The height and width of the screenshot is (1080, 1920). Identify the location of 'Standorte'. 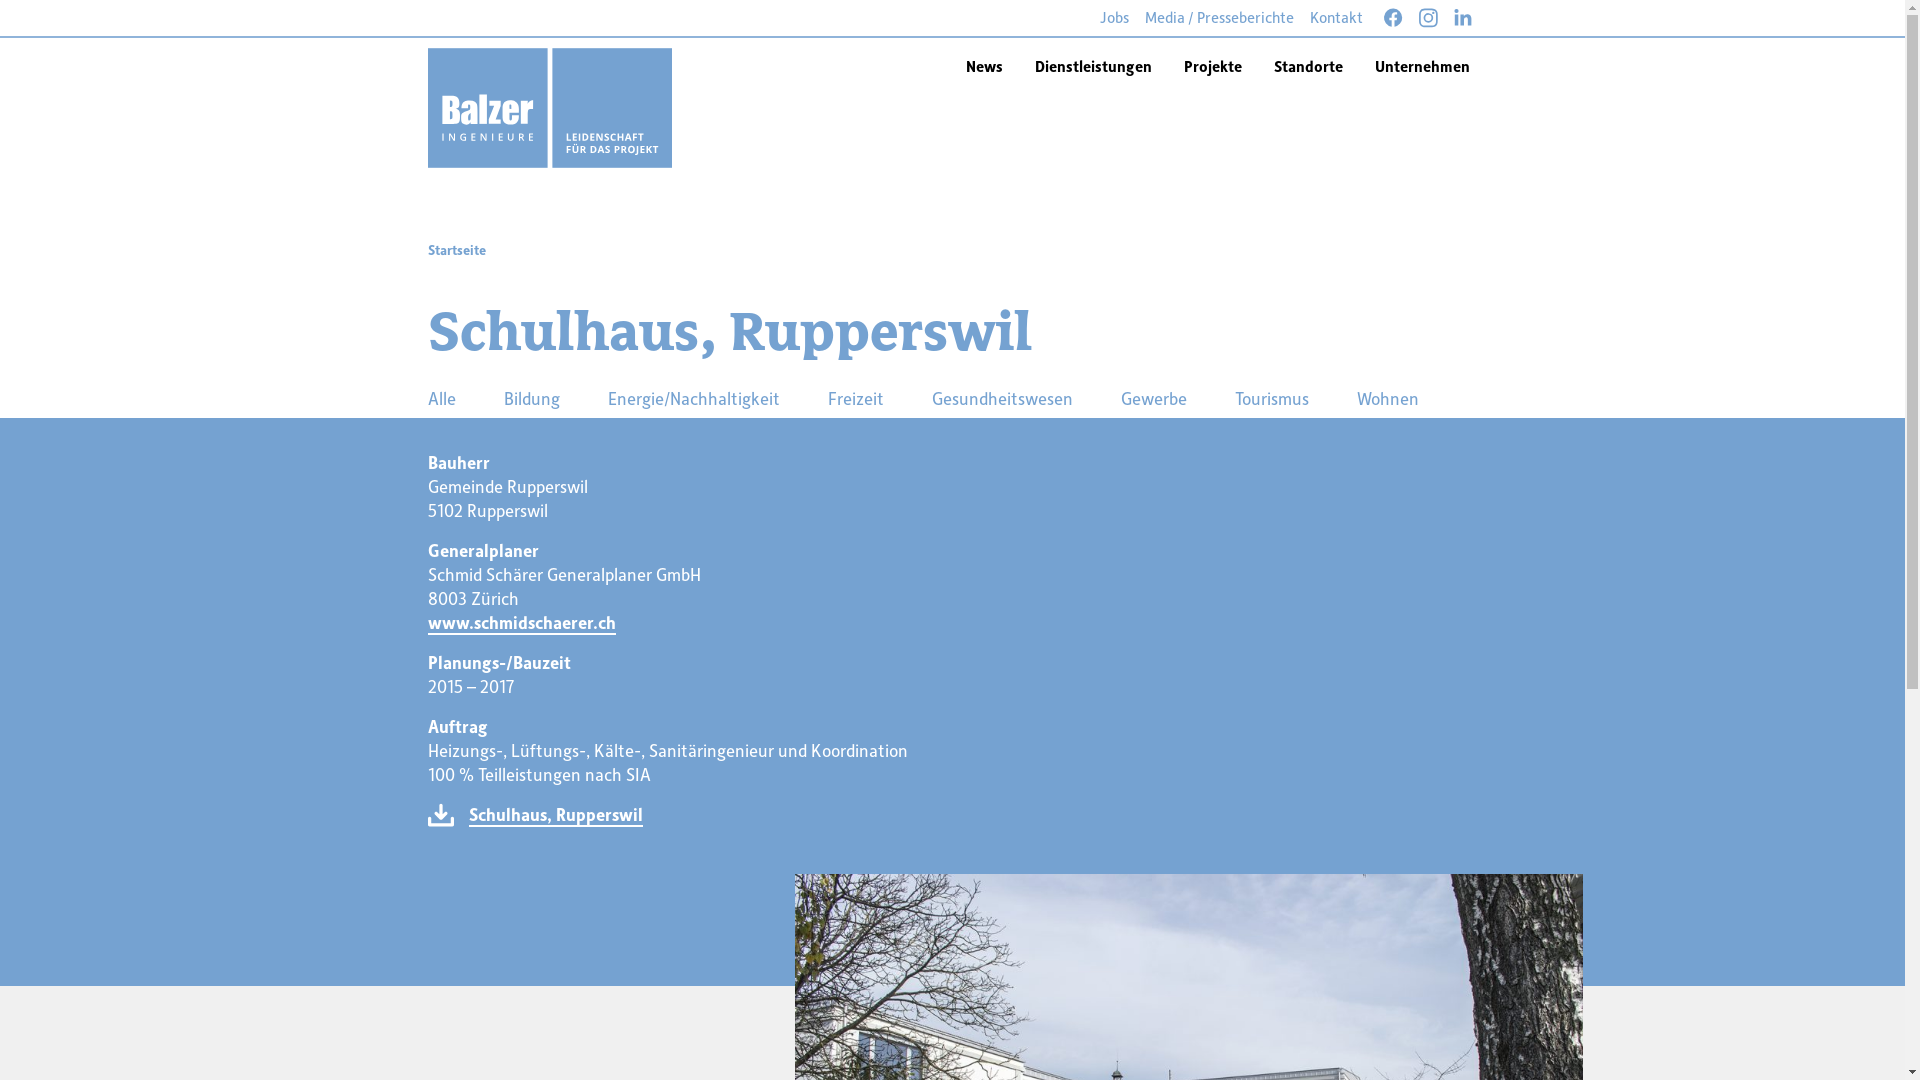
(1308, 63).